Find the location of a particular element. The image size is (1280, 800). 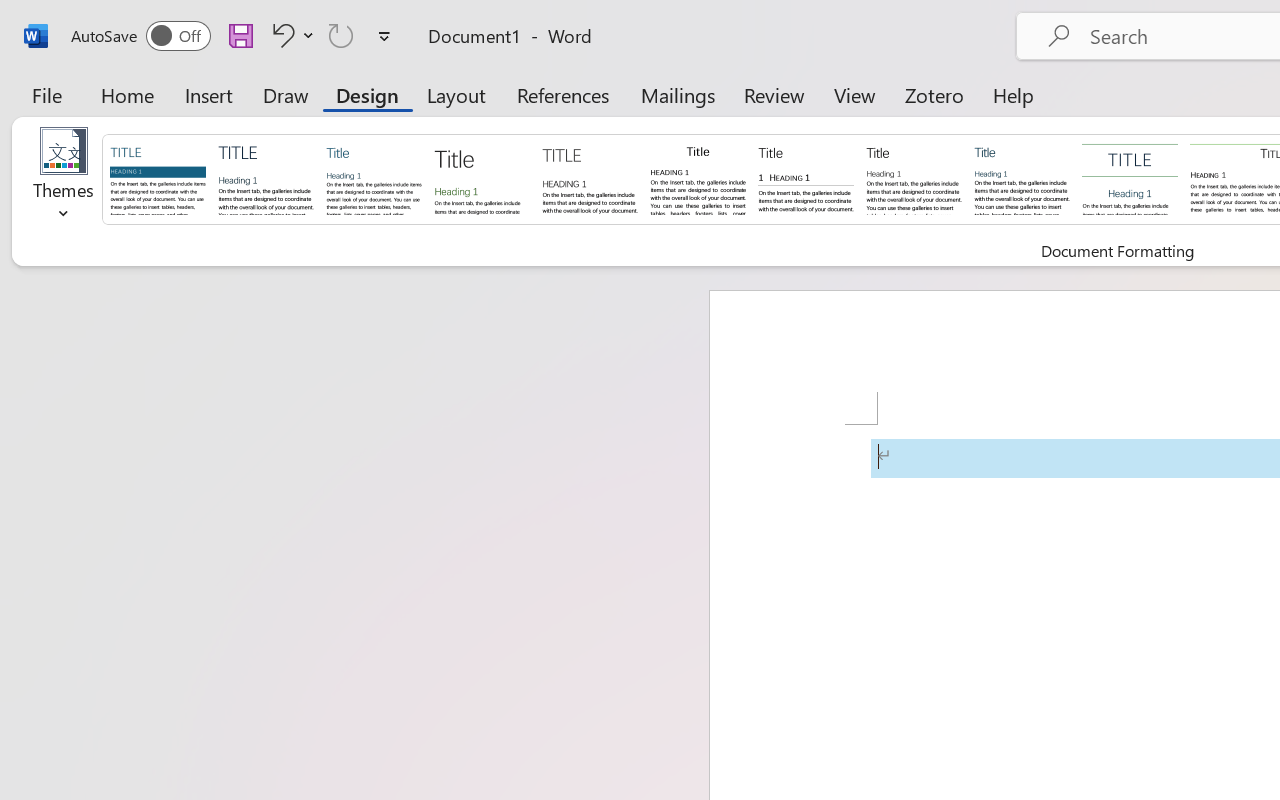

'Basic (Stylish)' is located at coordinates (481, 177).